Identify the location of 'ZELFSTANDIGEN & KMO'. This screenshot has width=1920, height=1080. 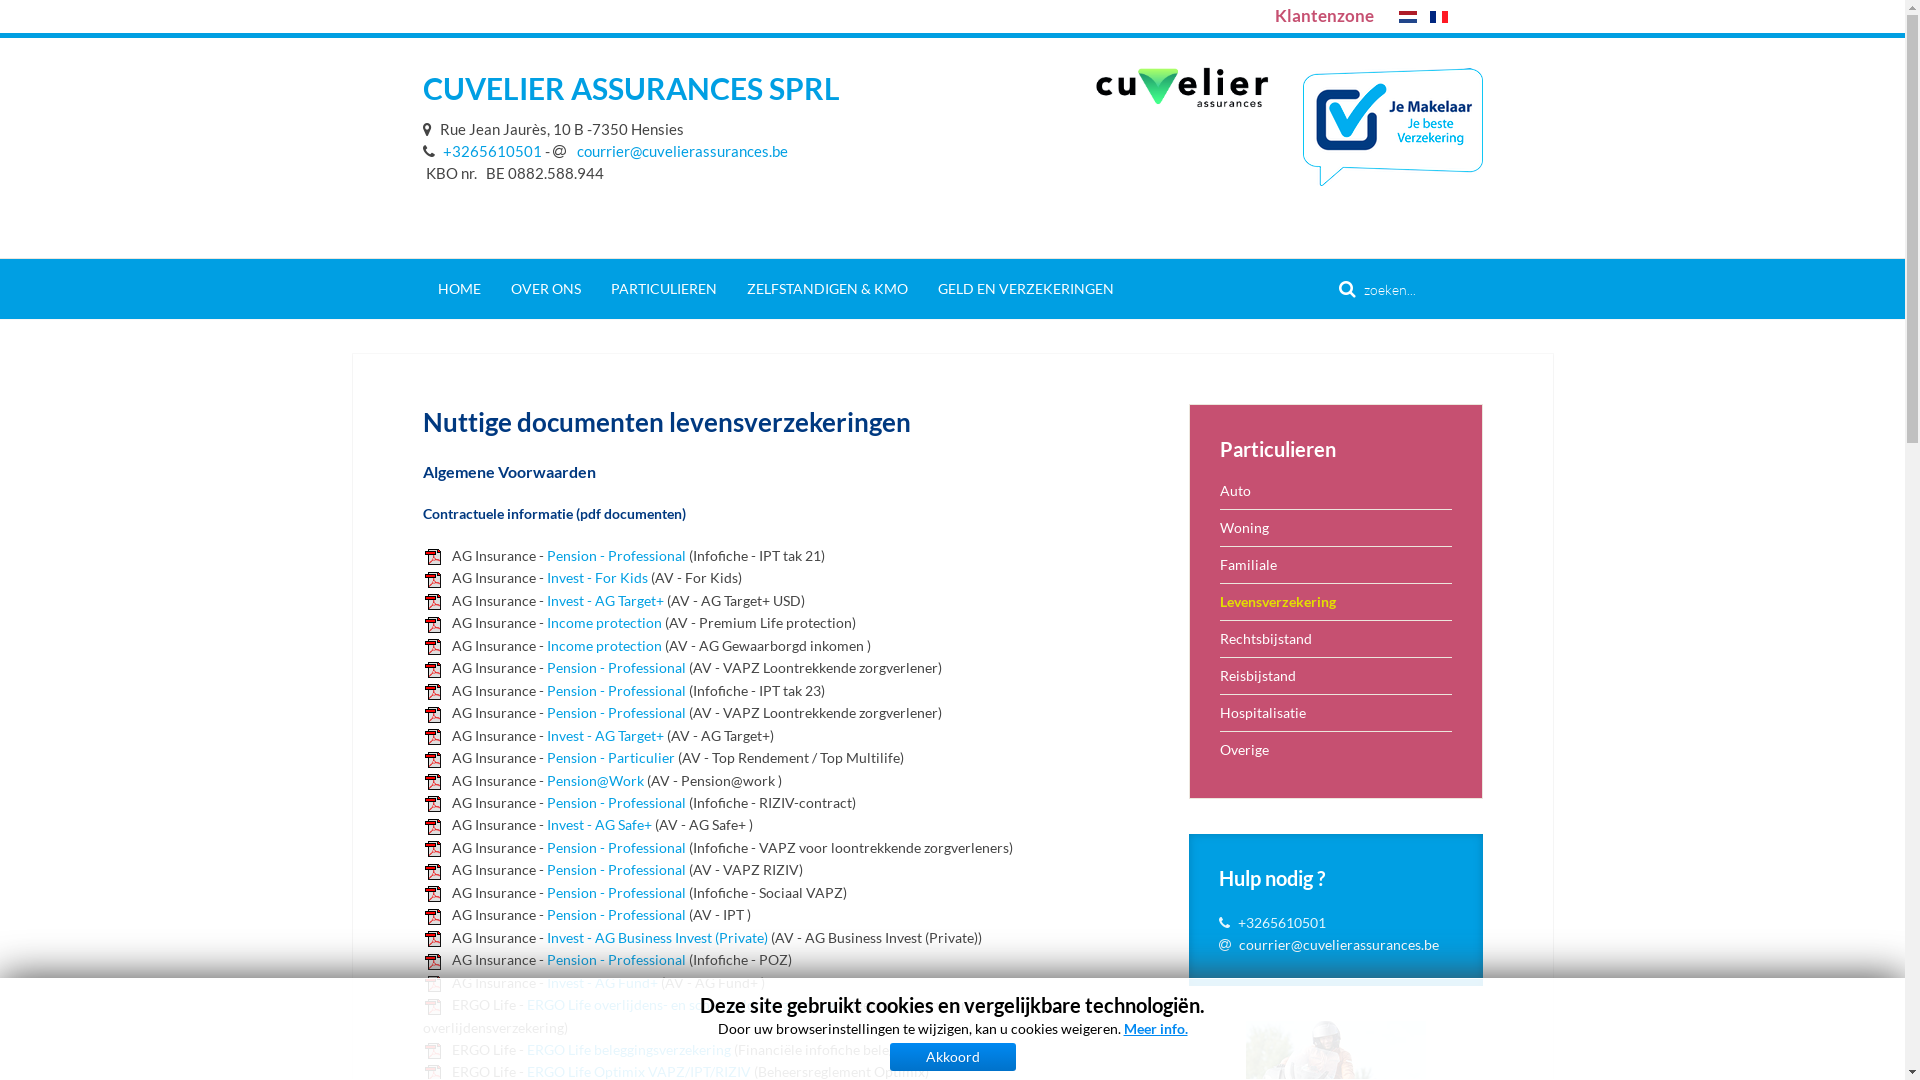
(827, 289).